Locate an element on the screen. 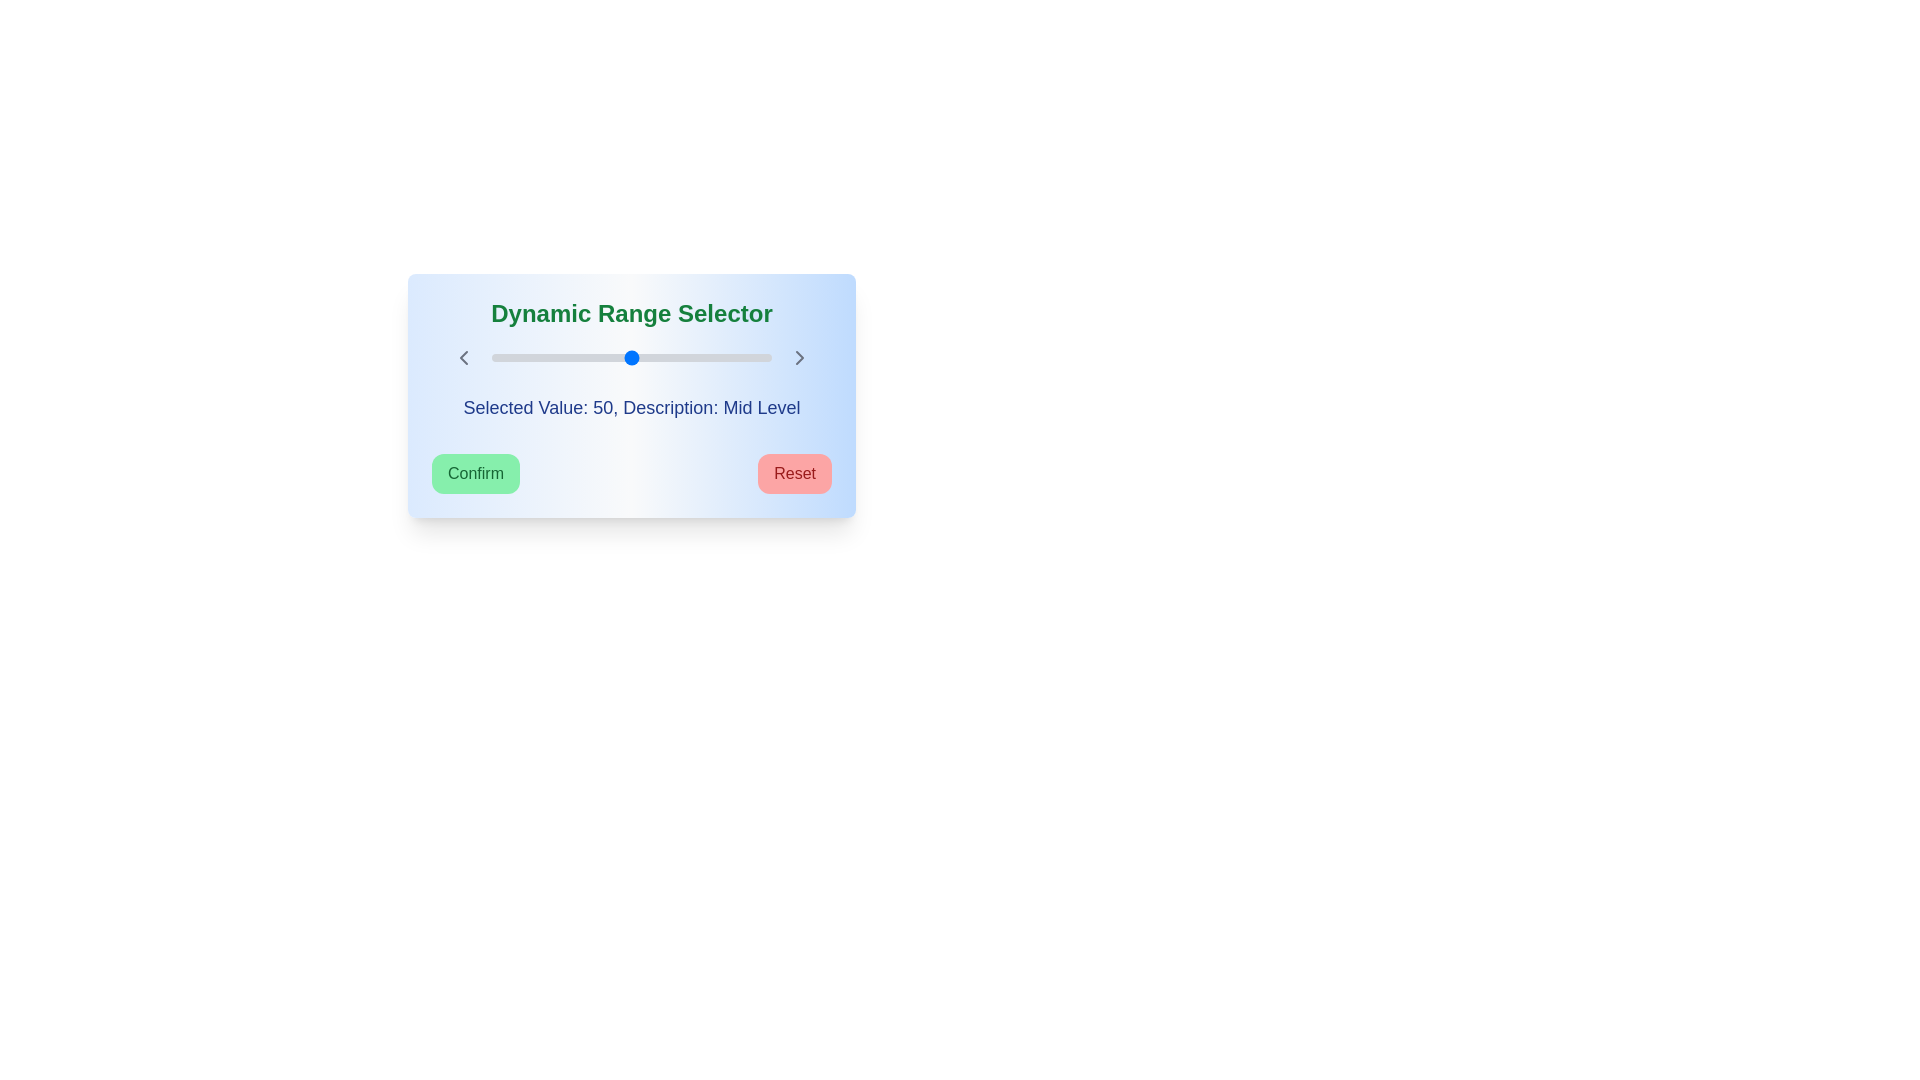  the slider is located at coordinates (720, 357).